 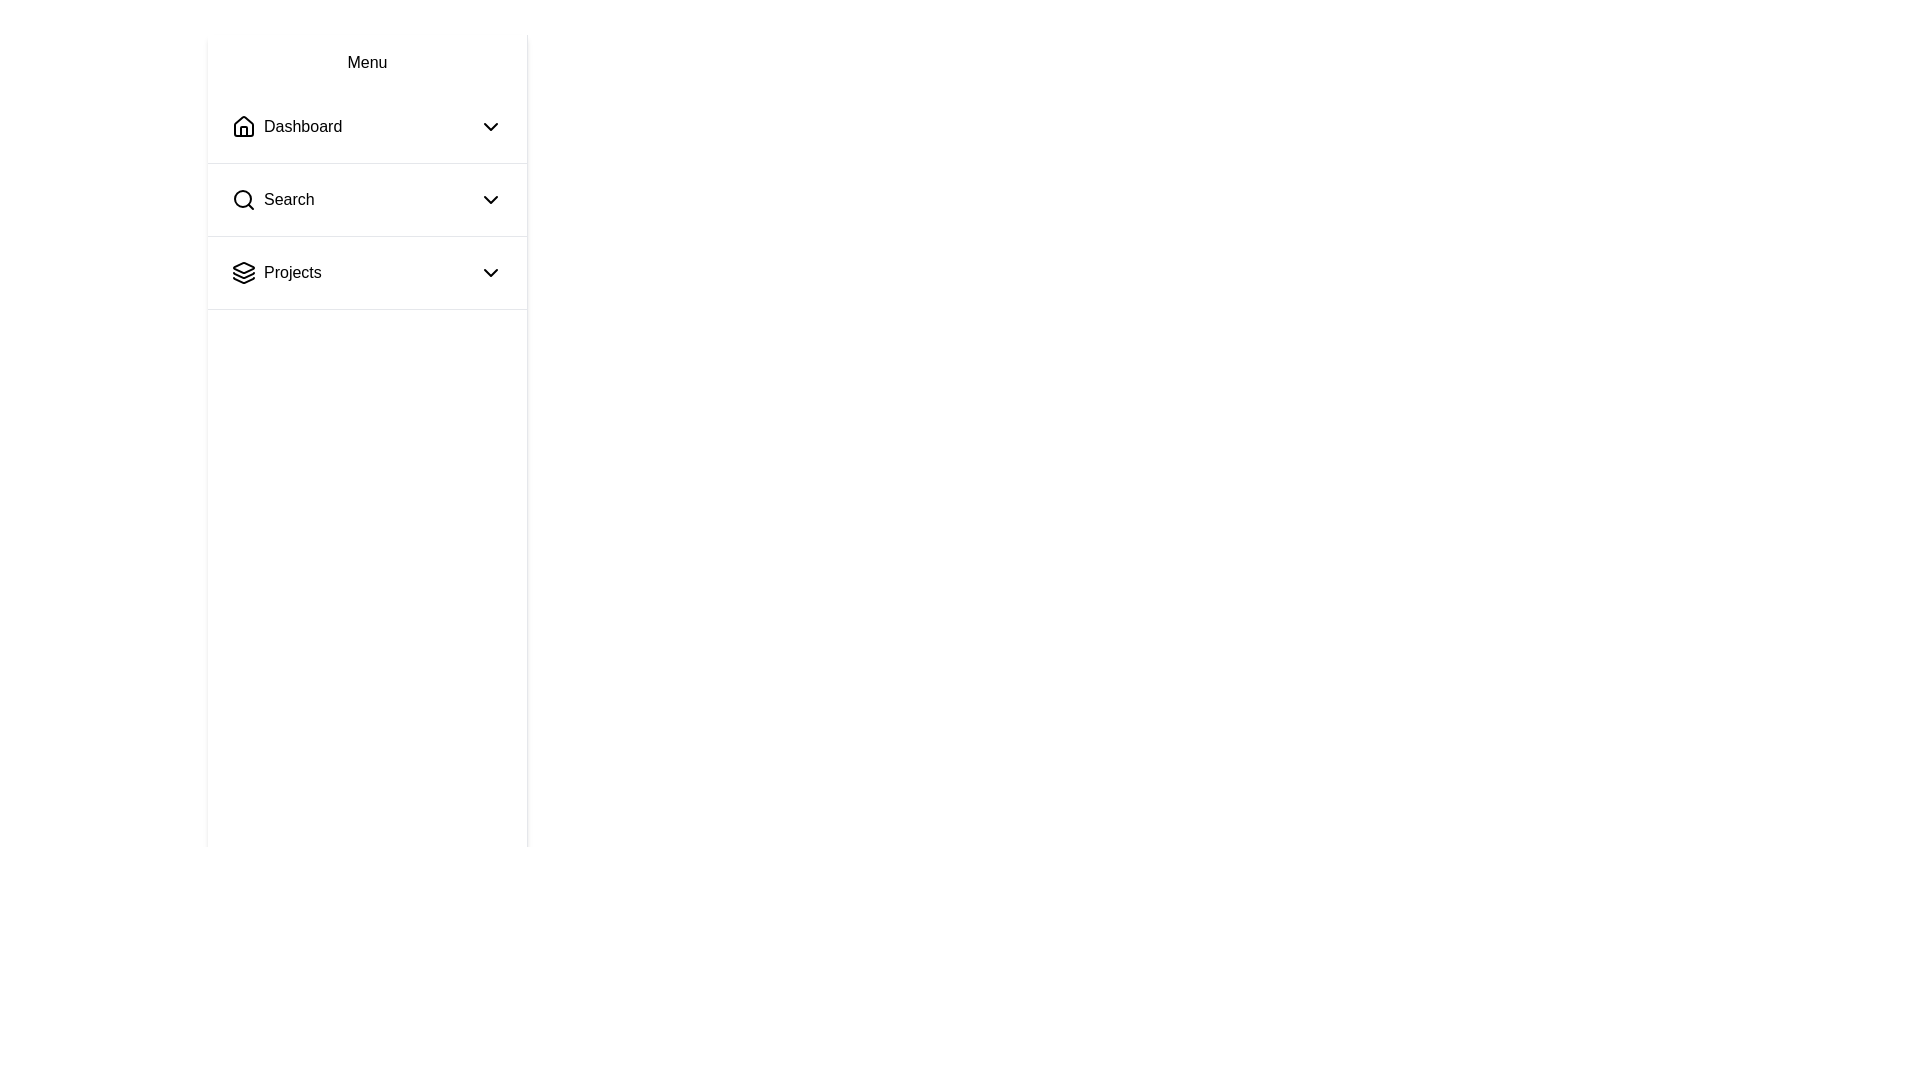 What do you see at coordinates (243, 275) in the screenshot?
I see `the middle shape of the layered icon in the 'Projects' menu, located to the left of the text 'Projects'` at bounding box center [243, 275].